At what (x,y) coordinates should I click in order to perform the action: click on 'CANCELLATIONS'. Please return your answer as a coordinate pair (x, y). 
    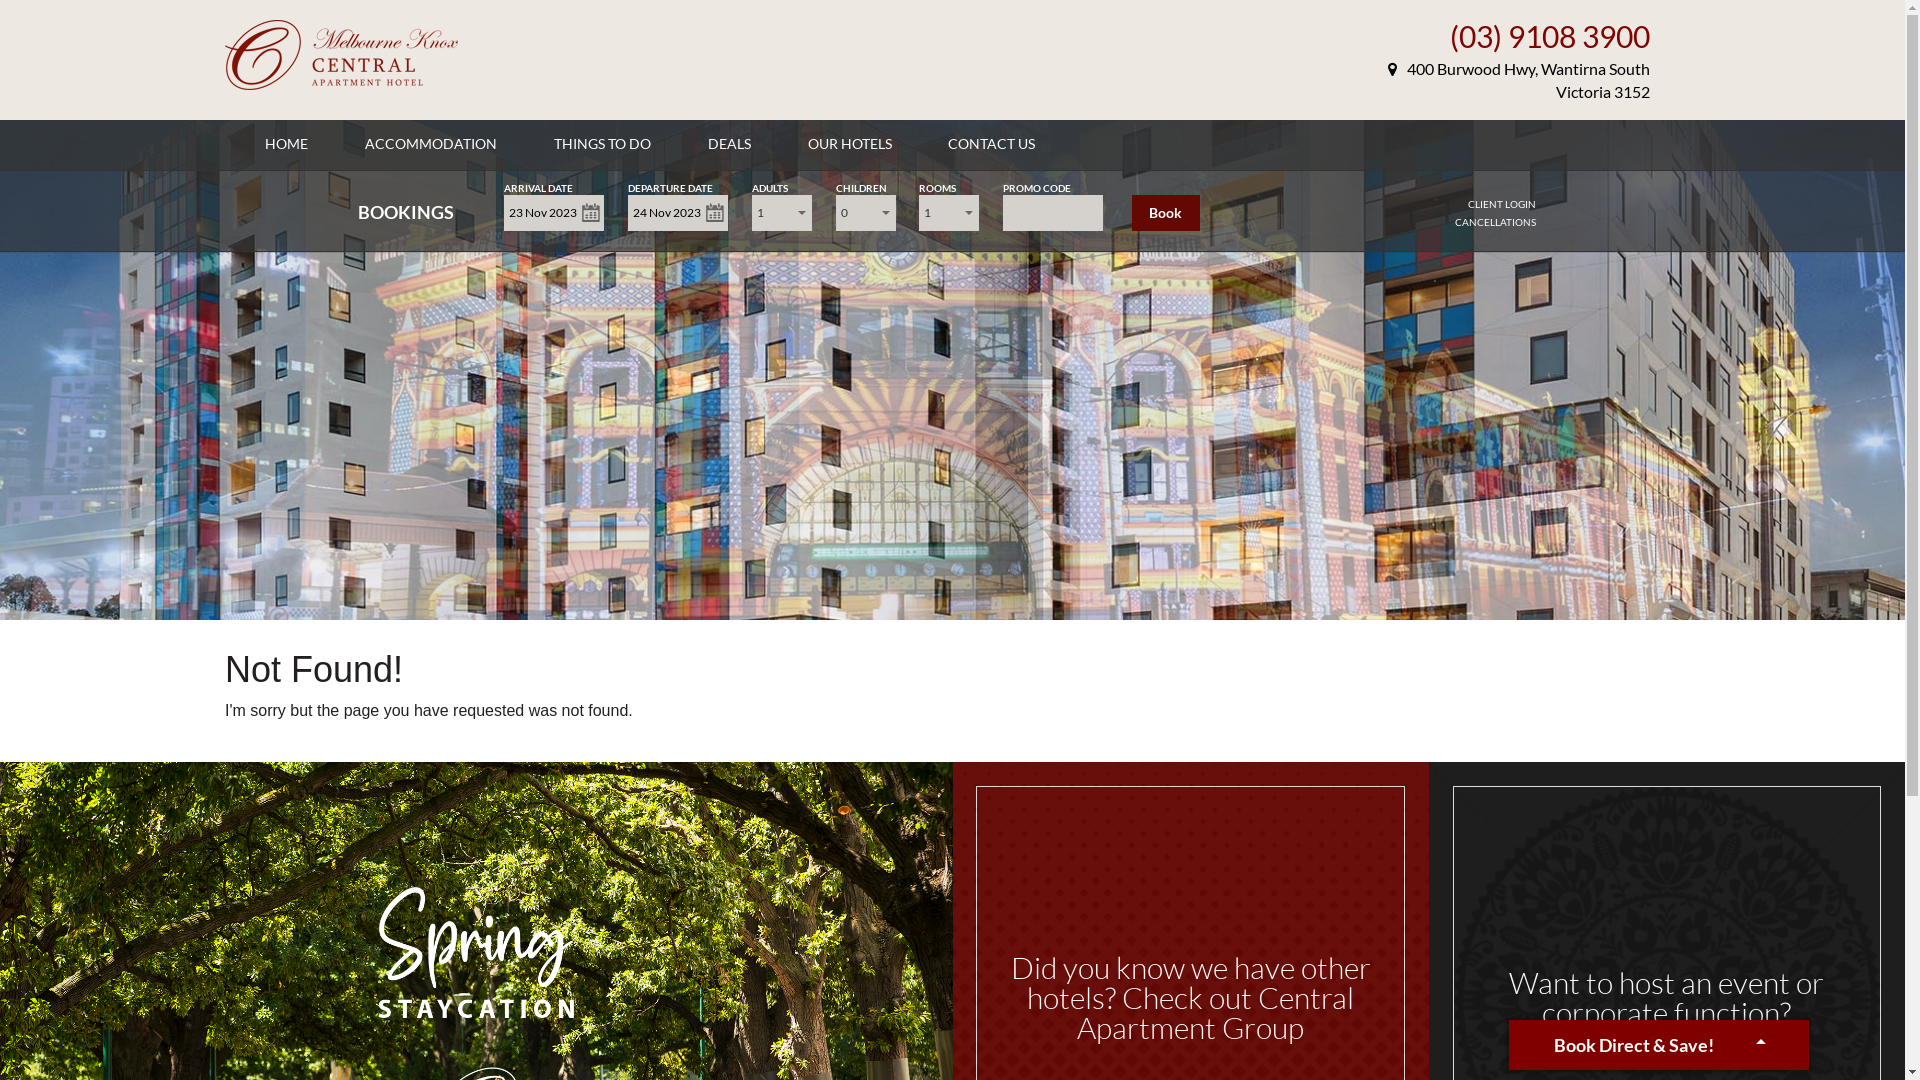
    Looking at the image, I should click on (1454, 222).